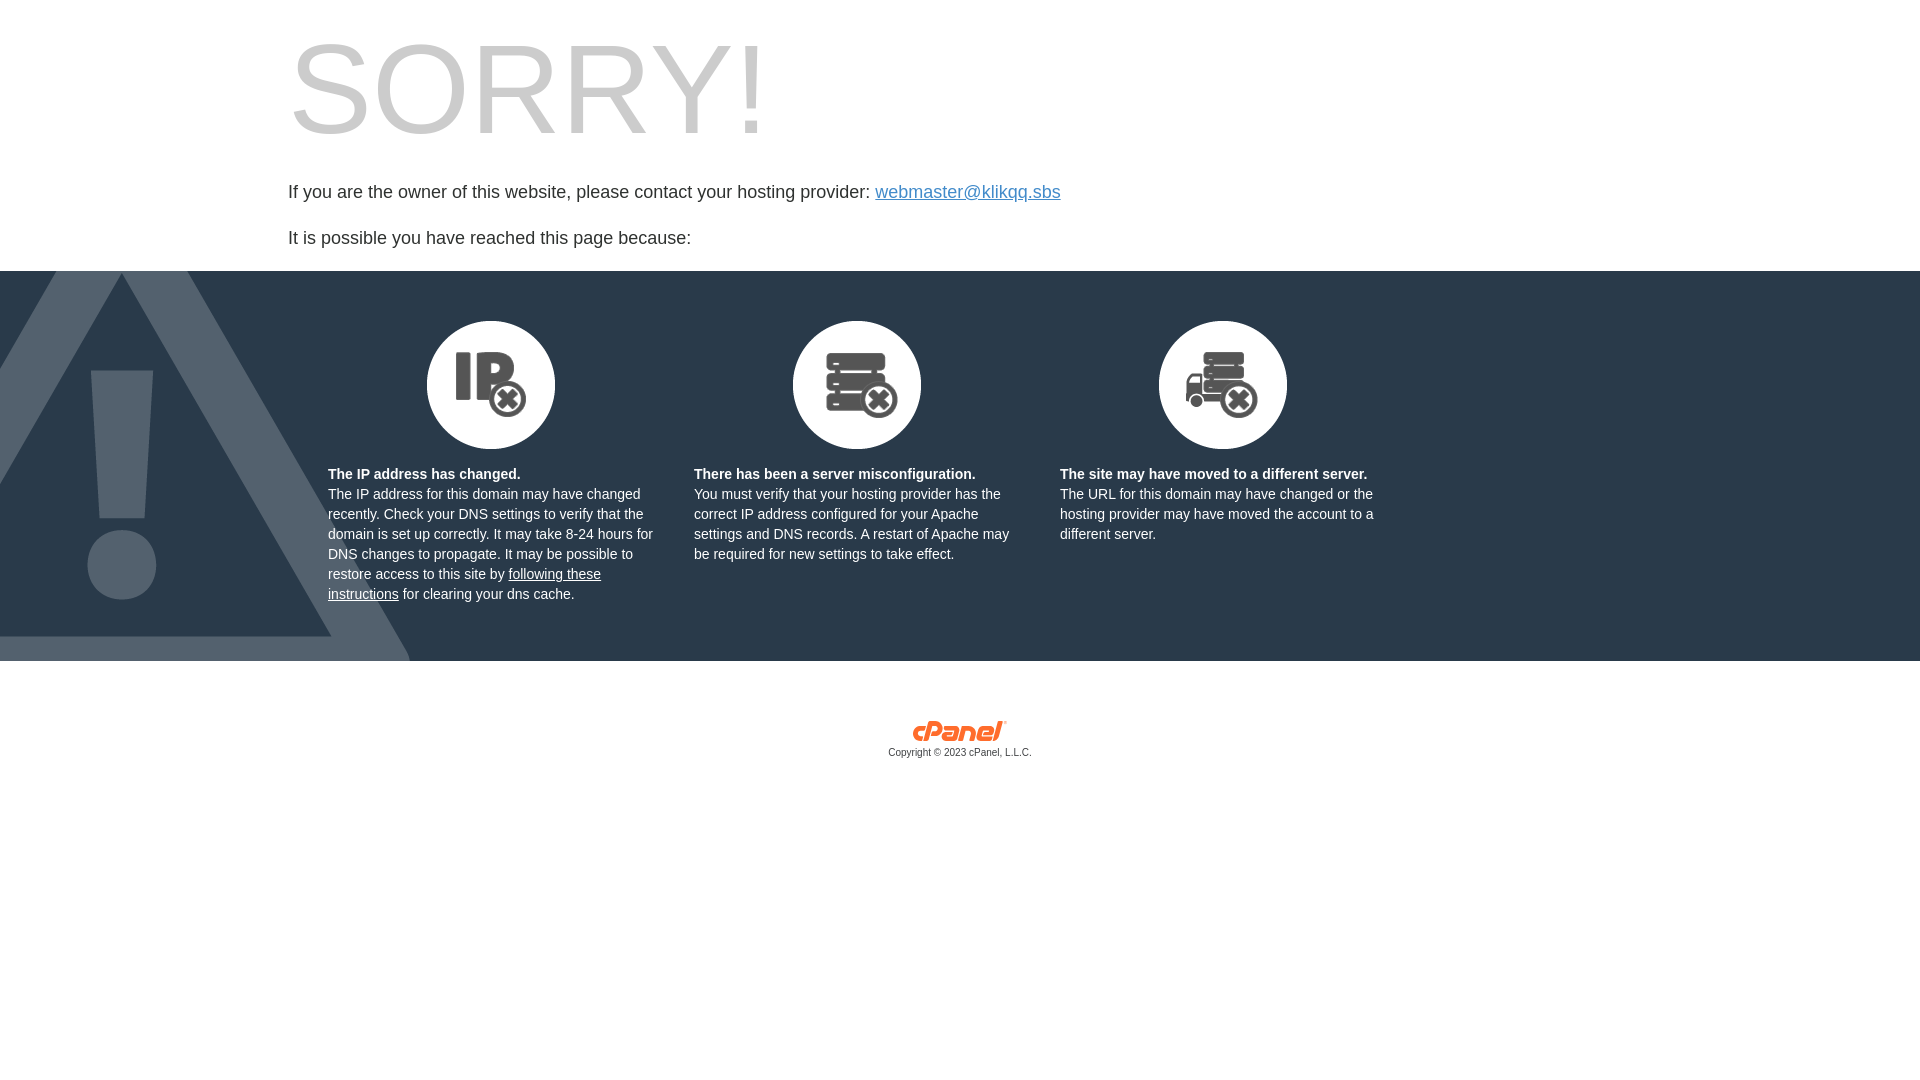 Image resolution: width=1920 pixels, height=1080 pixels. Describe the element at coordinates (967, 192) in the screenshot. I see `'webmaster@klikqq.sbs'` at that location.